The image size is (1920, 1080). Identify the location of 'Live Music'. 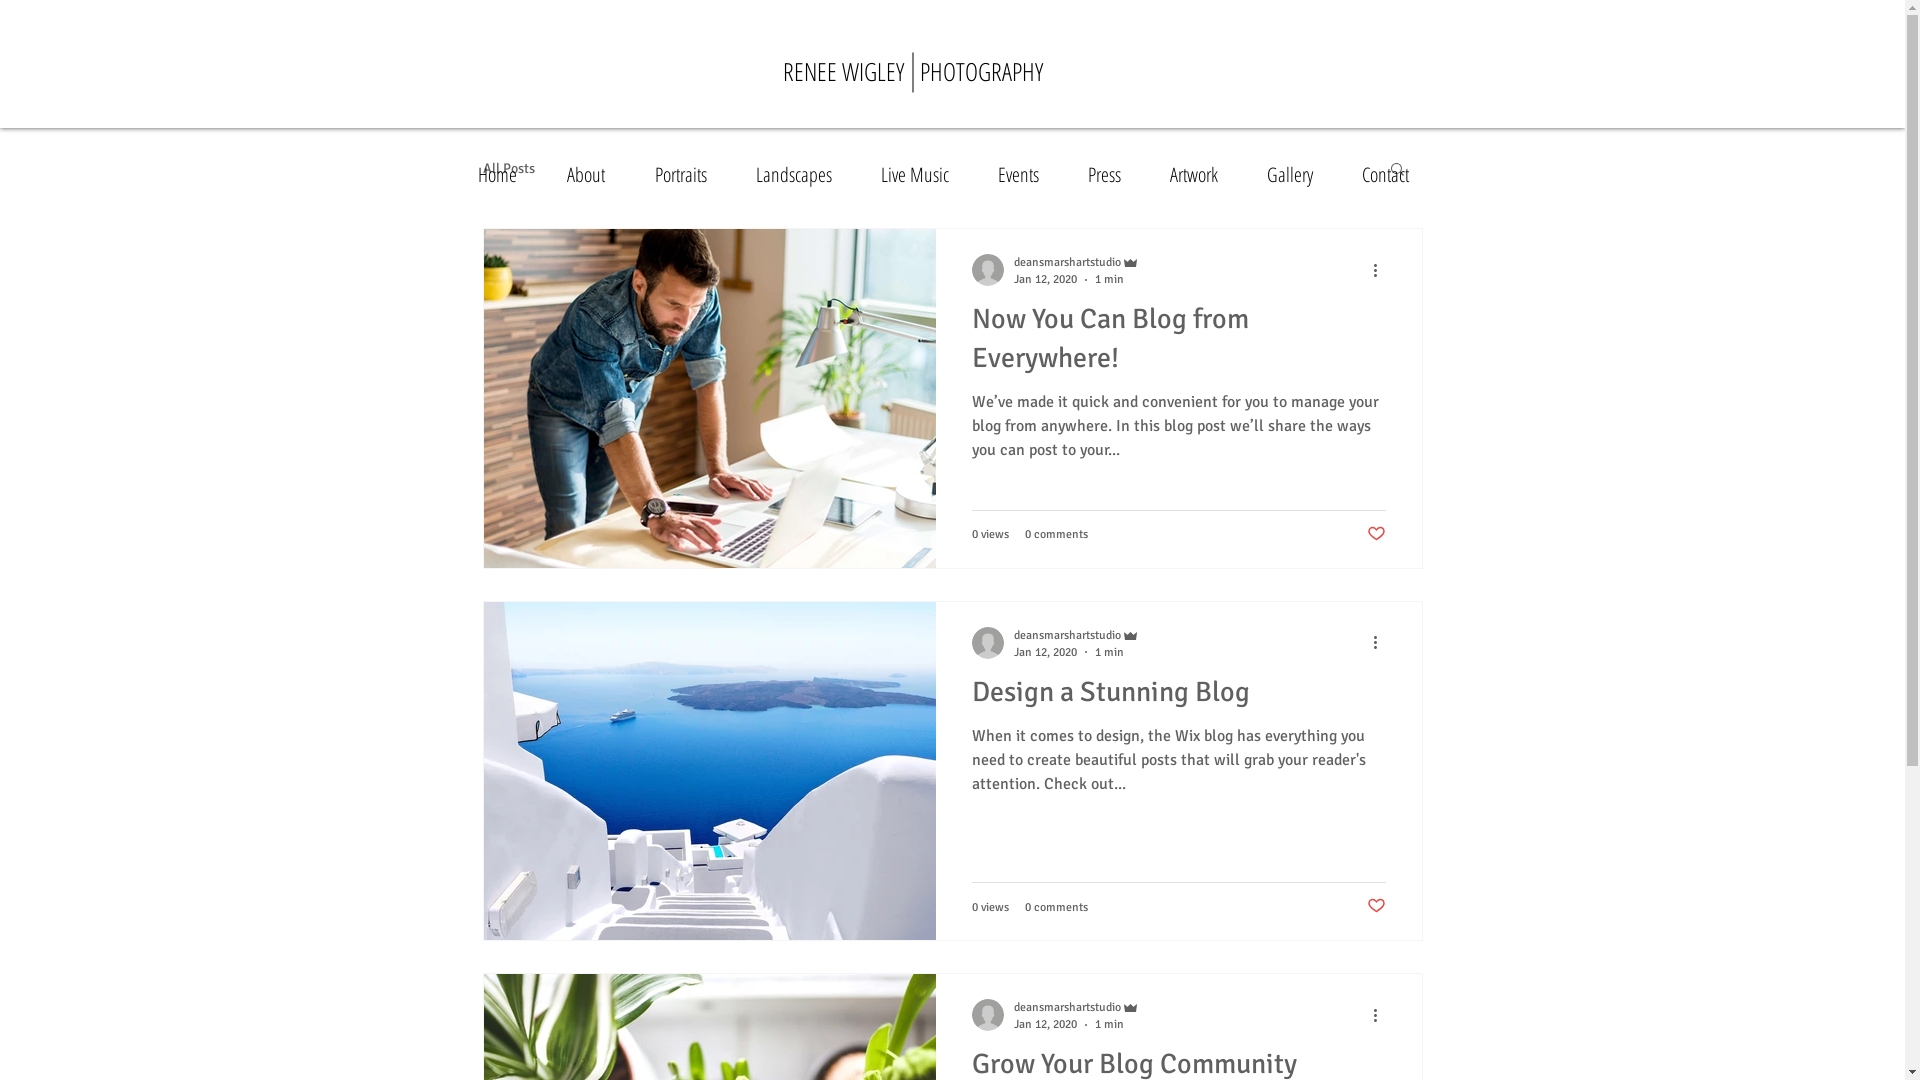
(865, 173).